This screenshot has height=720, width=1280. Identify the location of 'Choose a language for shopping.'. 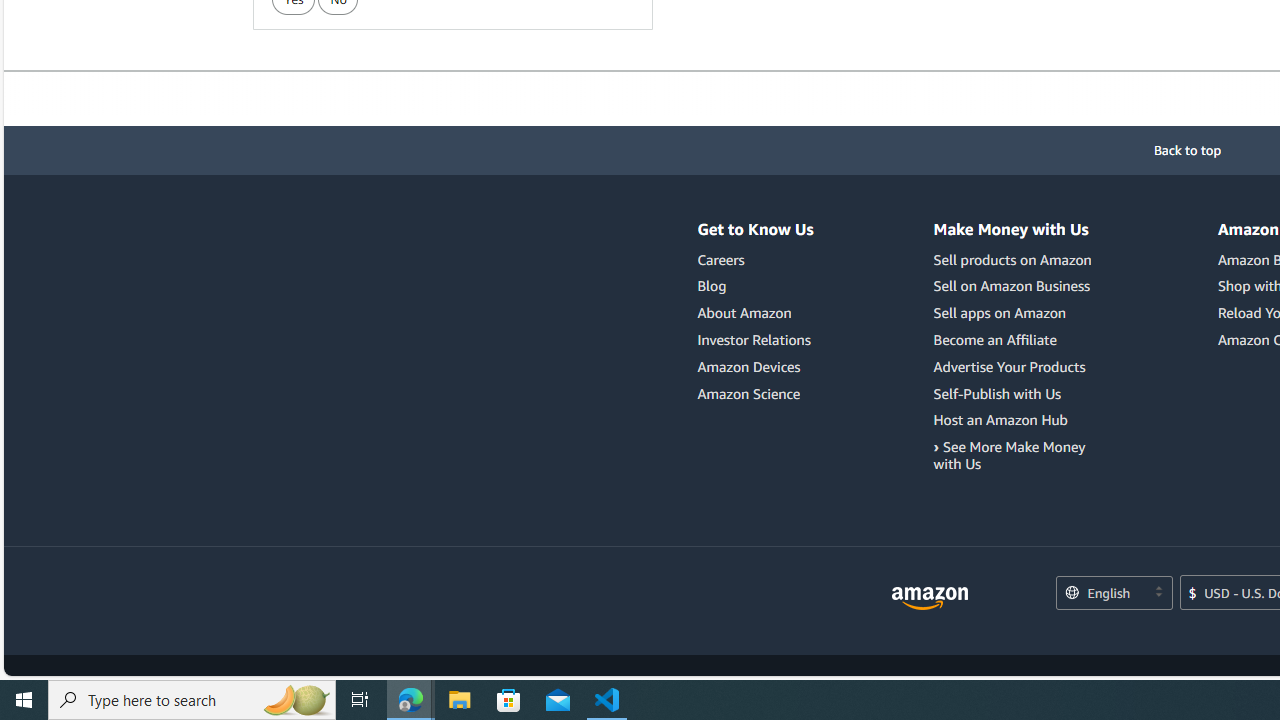
(1112, 592).